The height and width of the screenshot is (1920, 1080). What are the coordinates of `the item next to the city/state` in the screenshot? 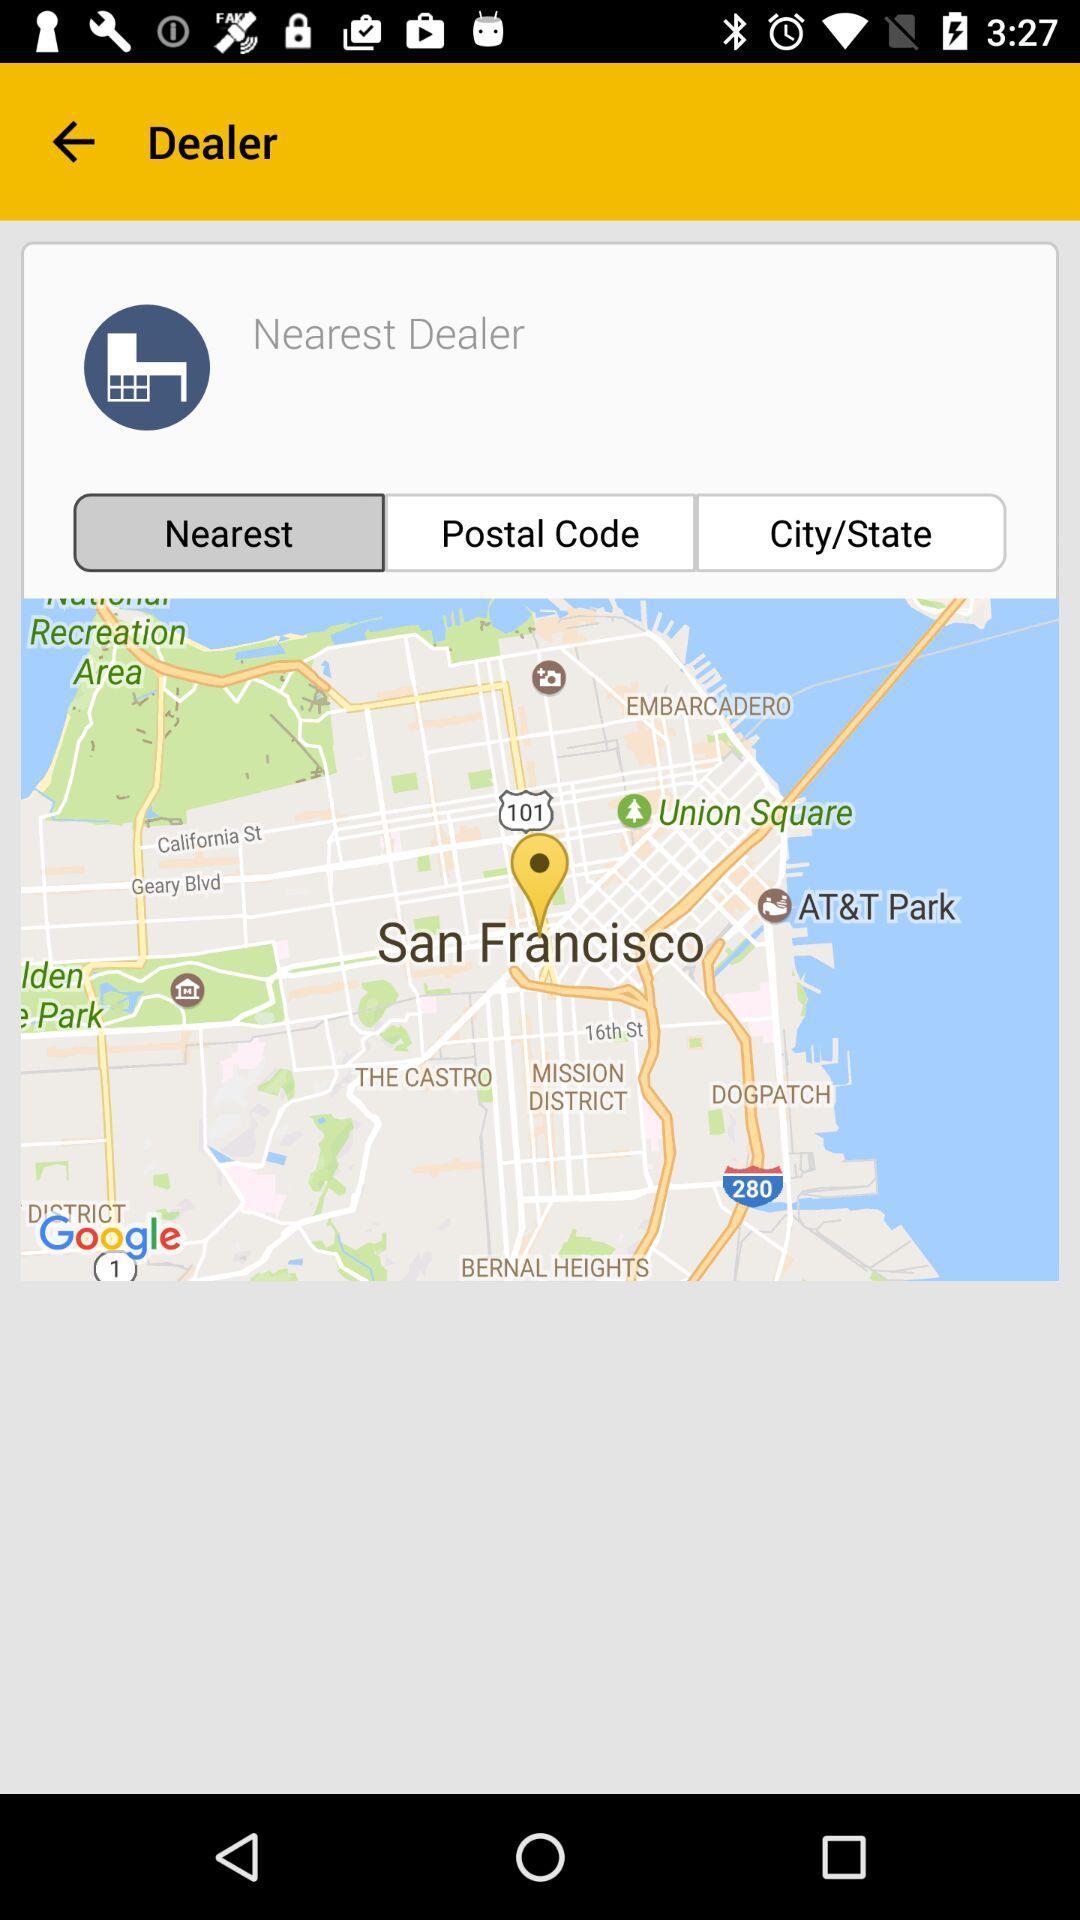 It's located at (540, 532).